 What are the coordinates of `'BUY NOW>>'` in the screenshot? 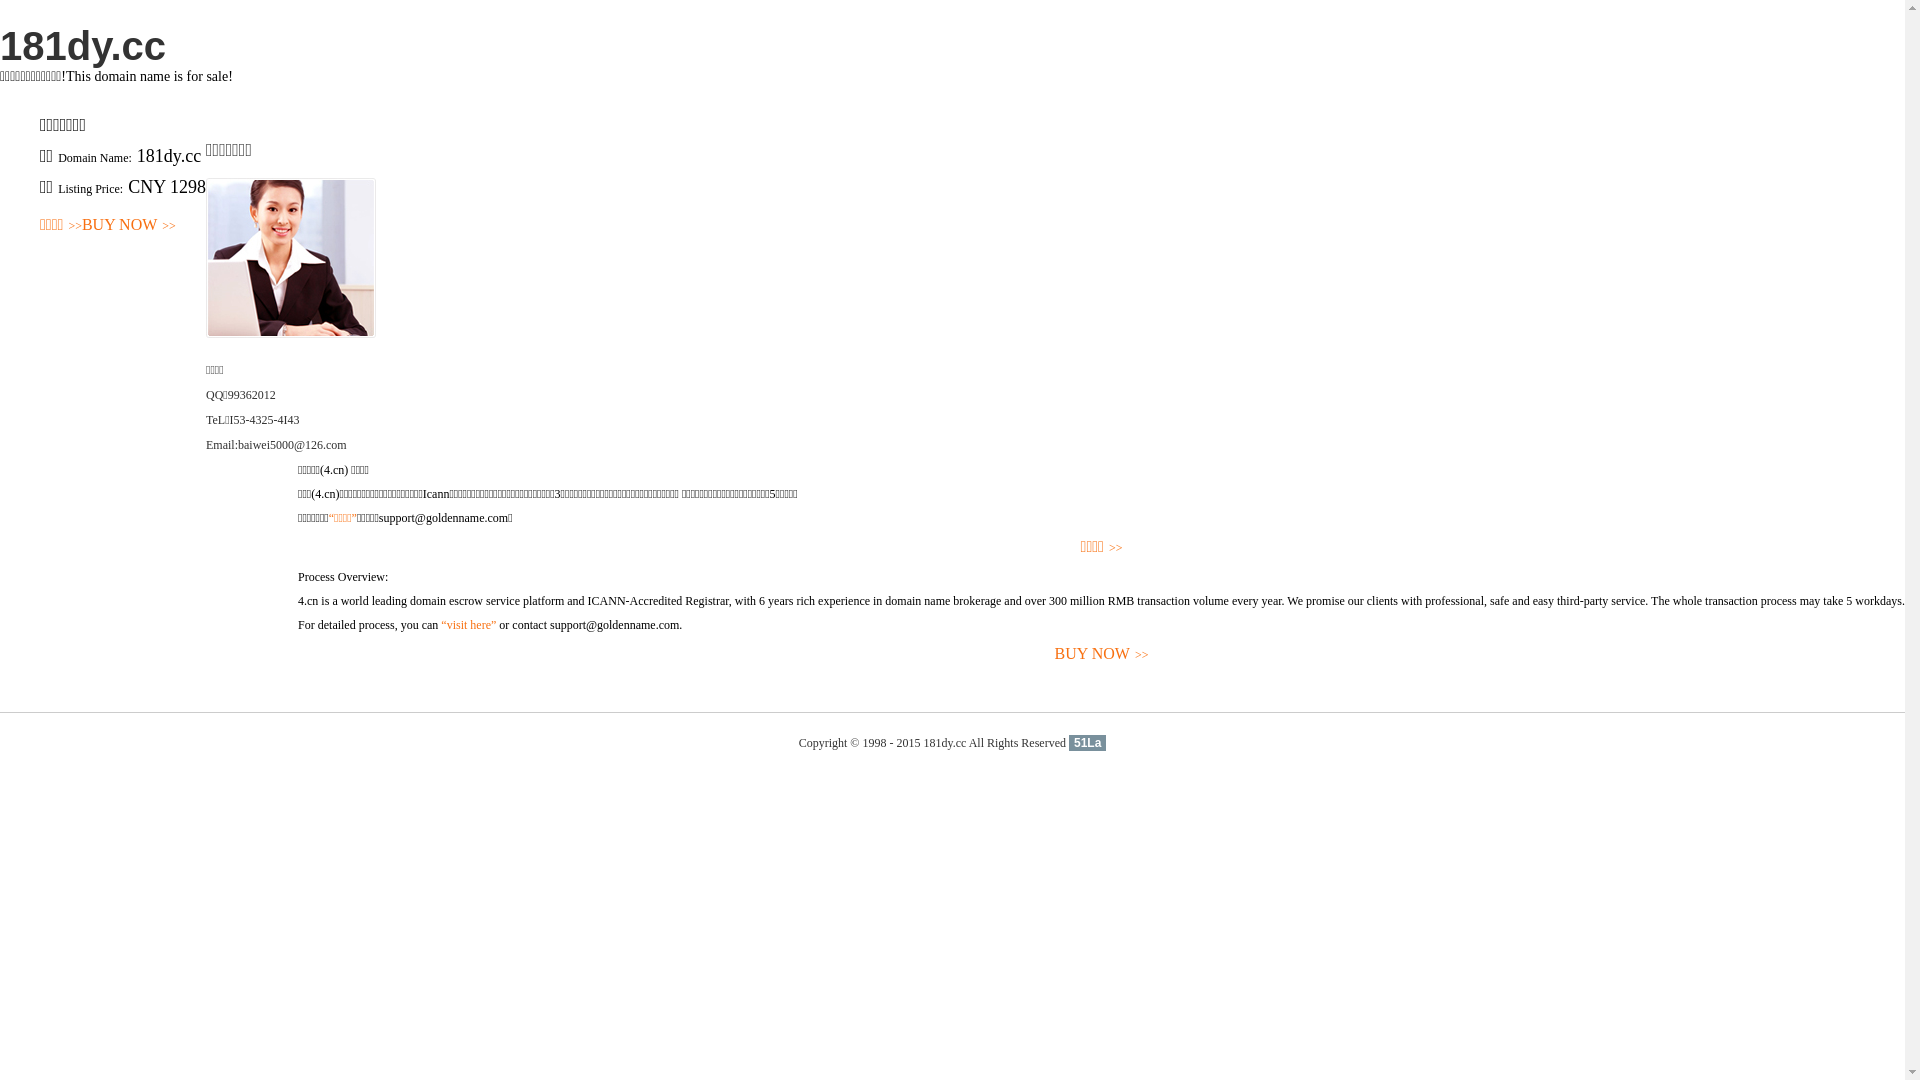 It's located at (128, 225).